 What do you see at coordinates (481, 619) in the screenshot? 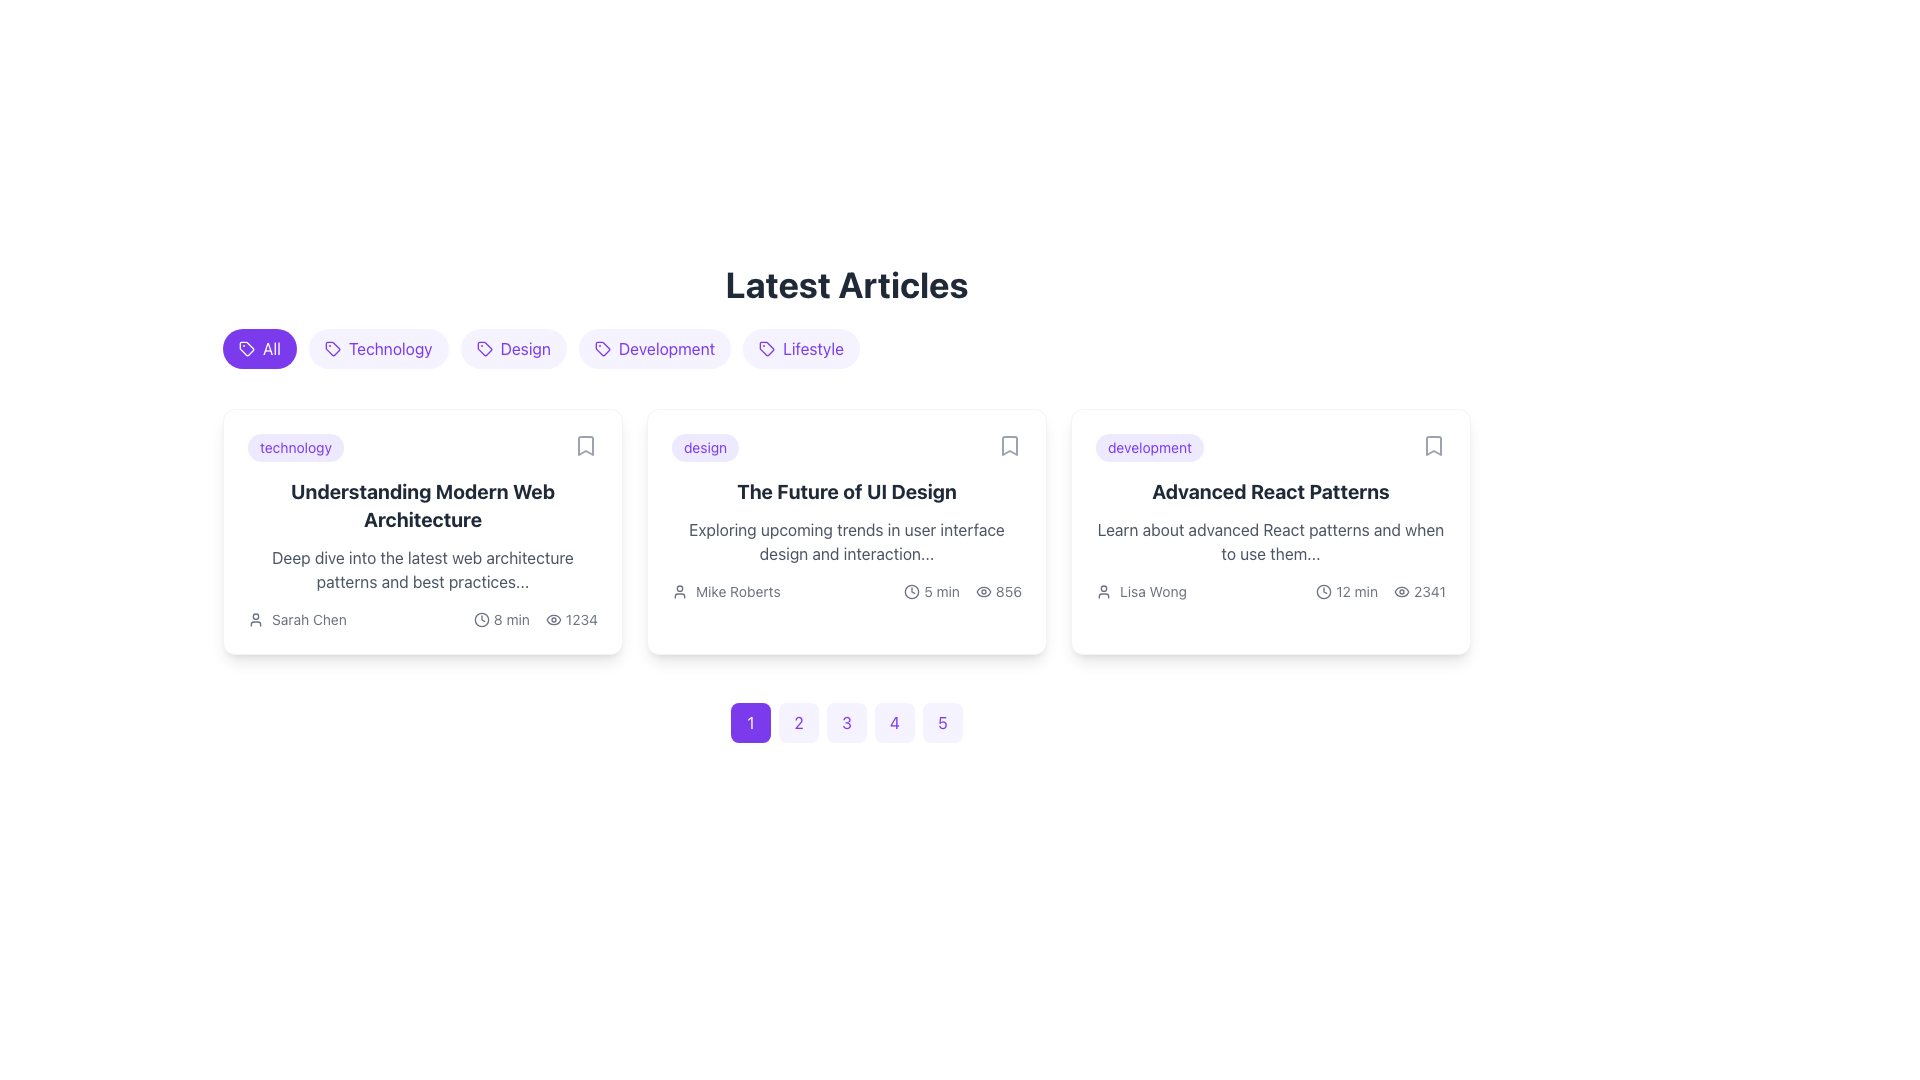
I see `the SVG Circle Element representing the clock face within the clock icon that indicates time-related metadata for the article` at bounding box center [481, 619].